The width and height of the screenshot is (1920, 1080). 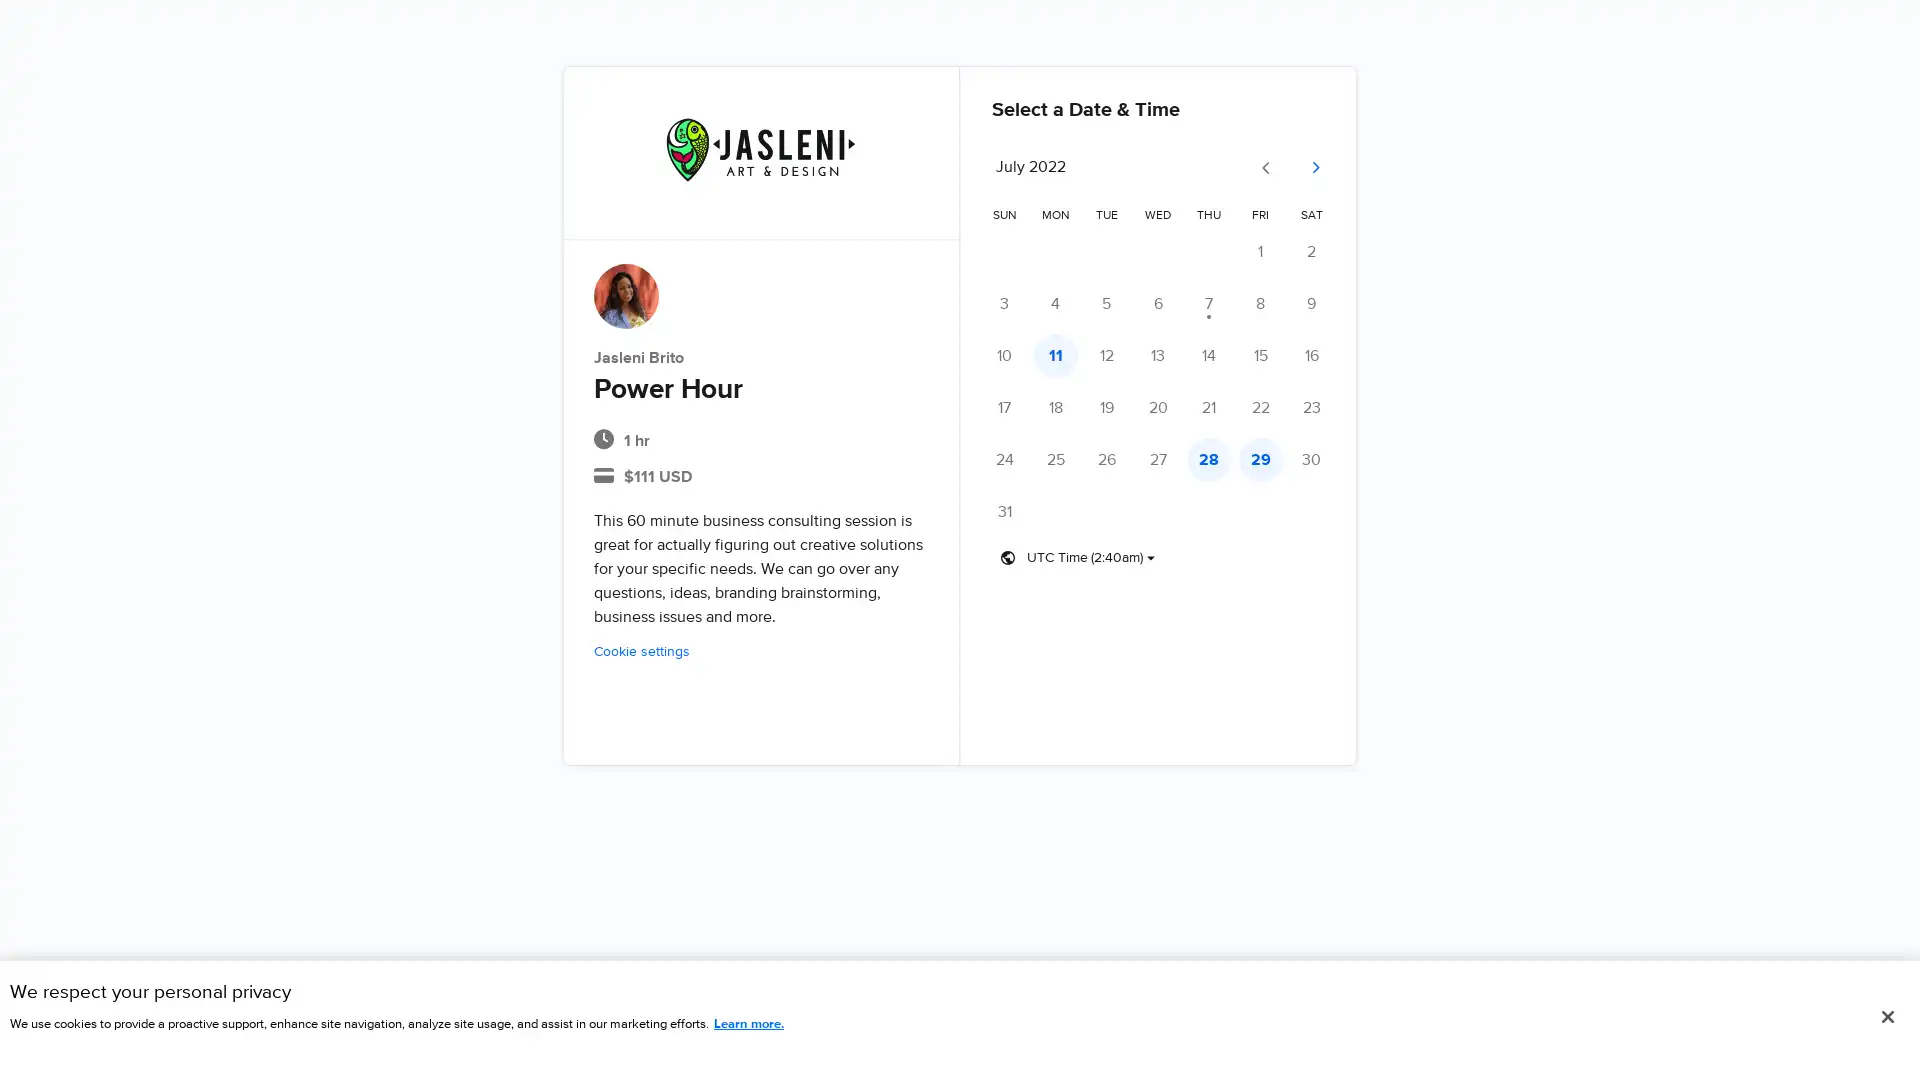 I want to click on Friday, July 22 - No times available, so click(x=1261, y=407).